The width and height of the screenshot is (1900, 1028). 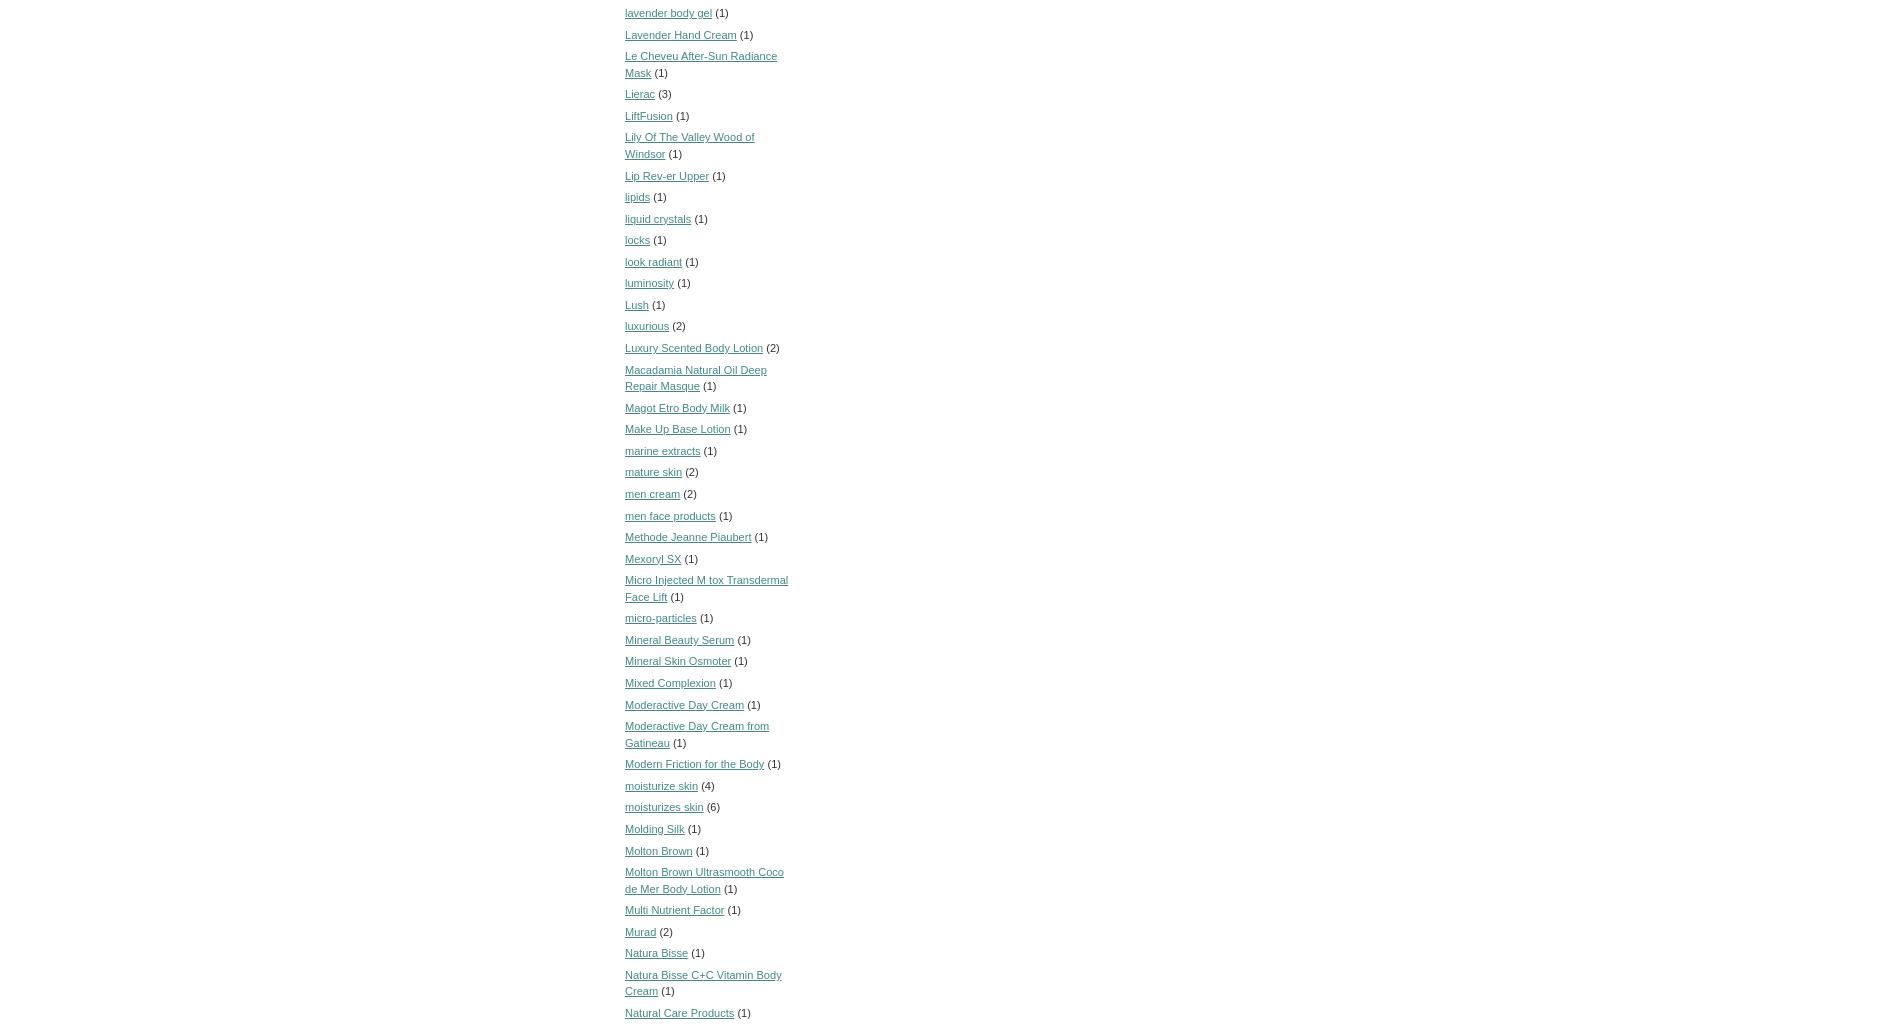 What do you see at coordinates (668, 12) in the screenshot?
I see `'lavender body gel'` at bounding box center [668, 12].